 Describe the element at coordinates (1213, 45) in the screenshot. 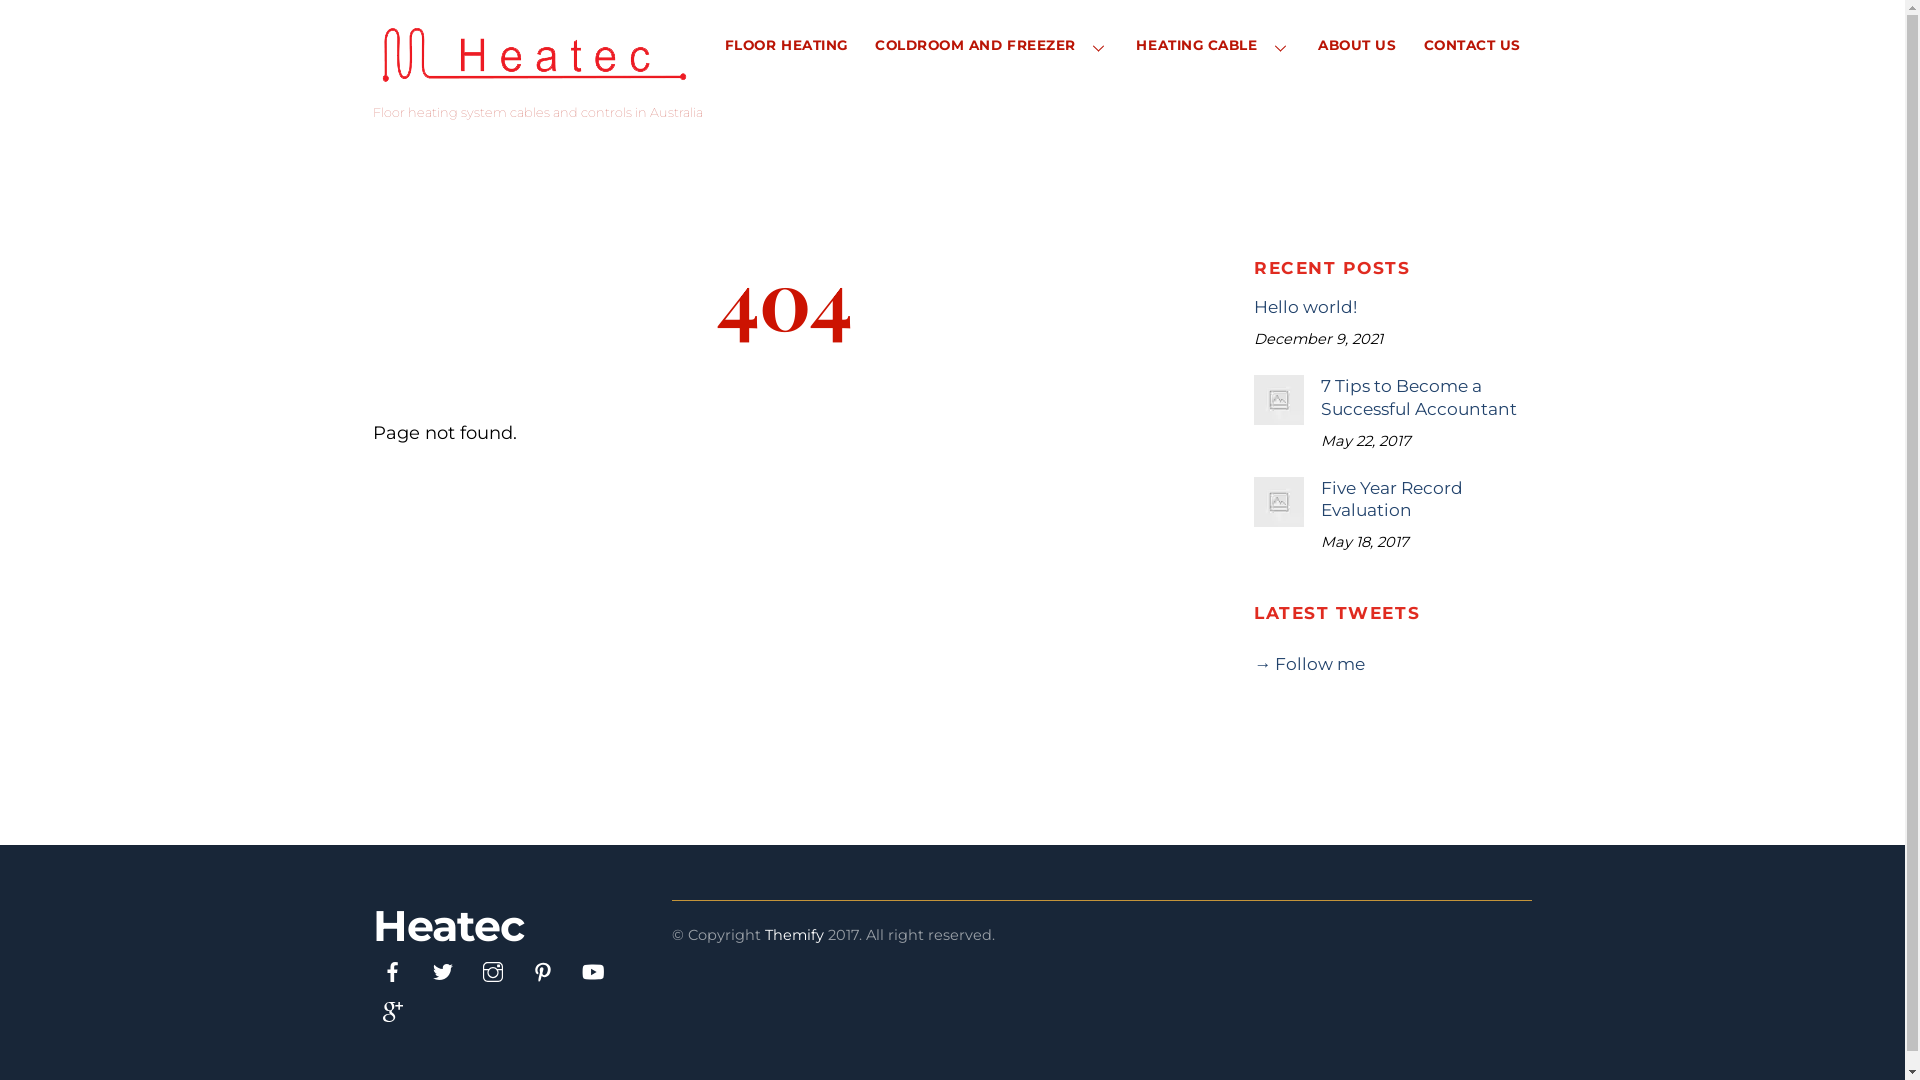

I see `'HEATING CABLE'` at that location.